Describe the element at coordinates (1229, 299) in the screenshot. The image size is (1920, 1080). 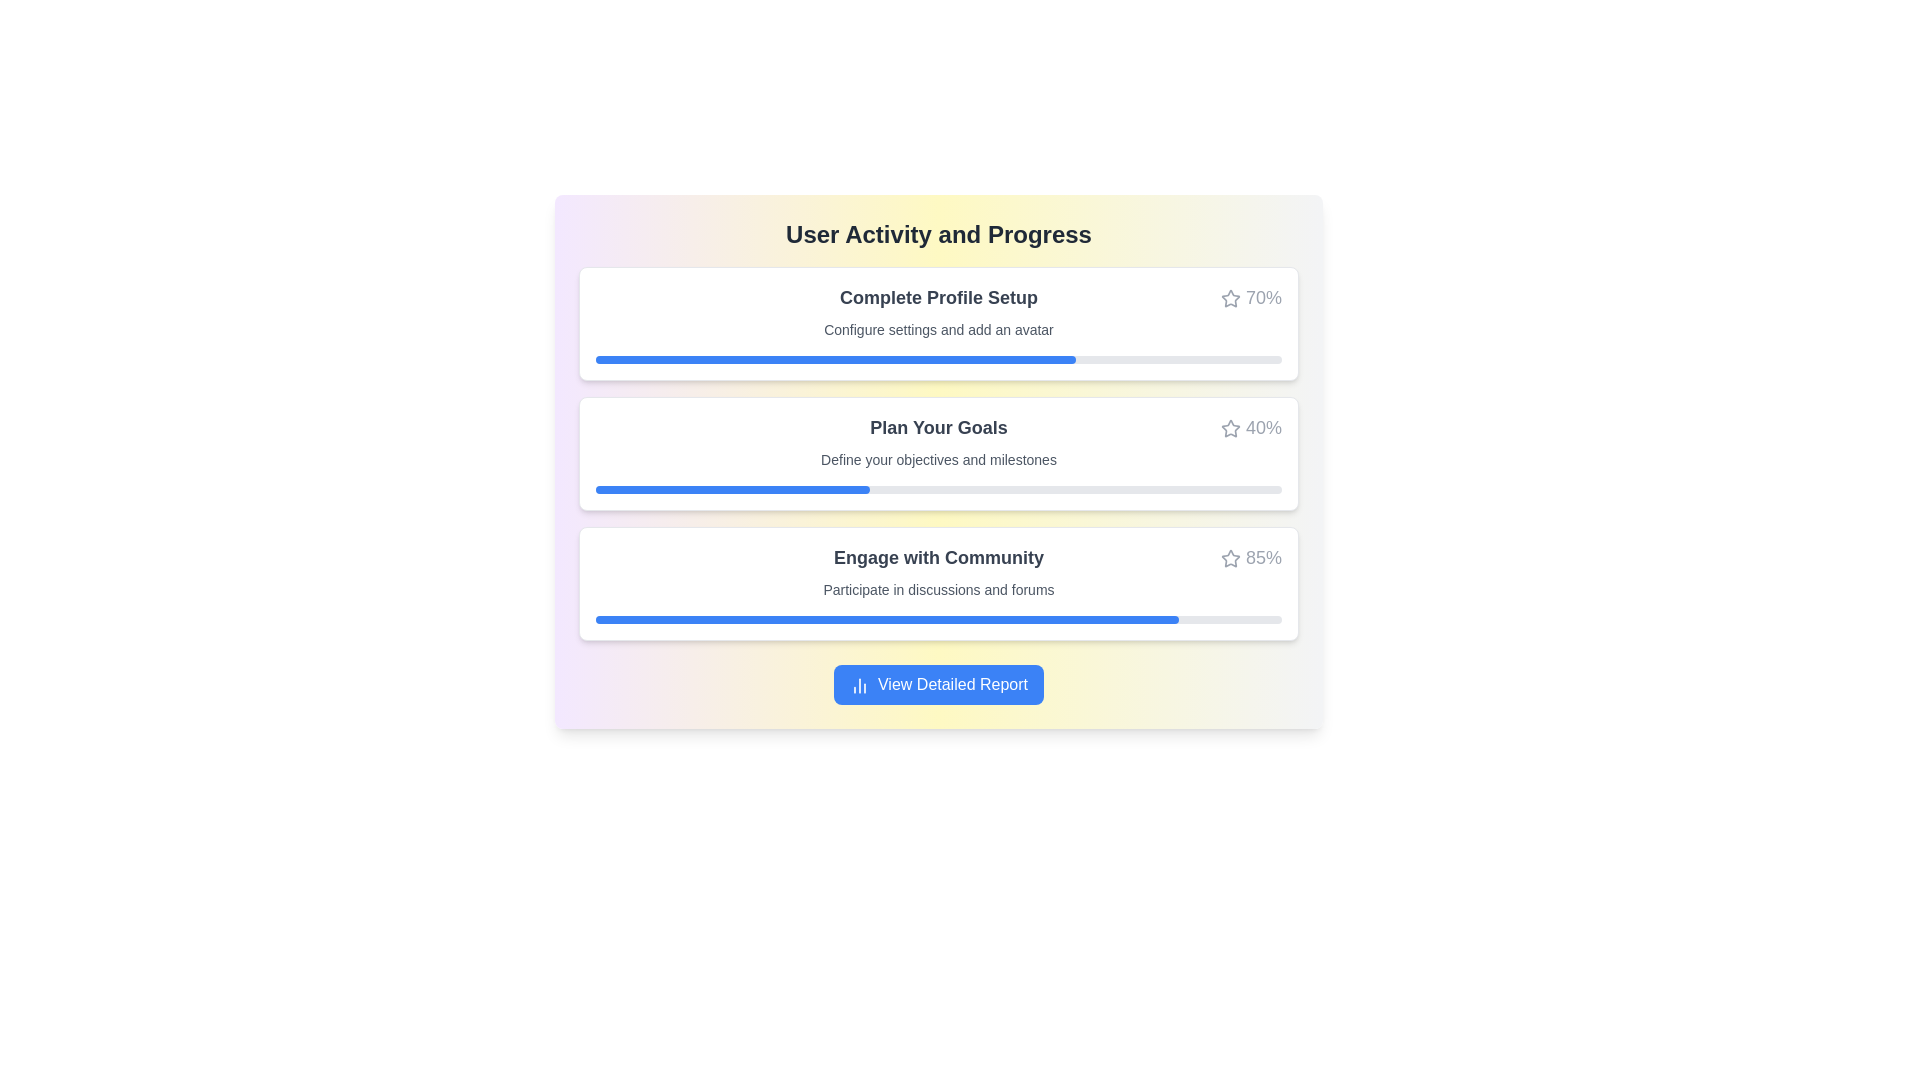
I see `the decorative icon indicating rating or progress related to the 'Complete Profile Setup' label, located in the top-right corner of the card` at that location.